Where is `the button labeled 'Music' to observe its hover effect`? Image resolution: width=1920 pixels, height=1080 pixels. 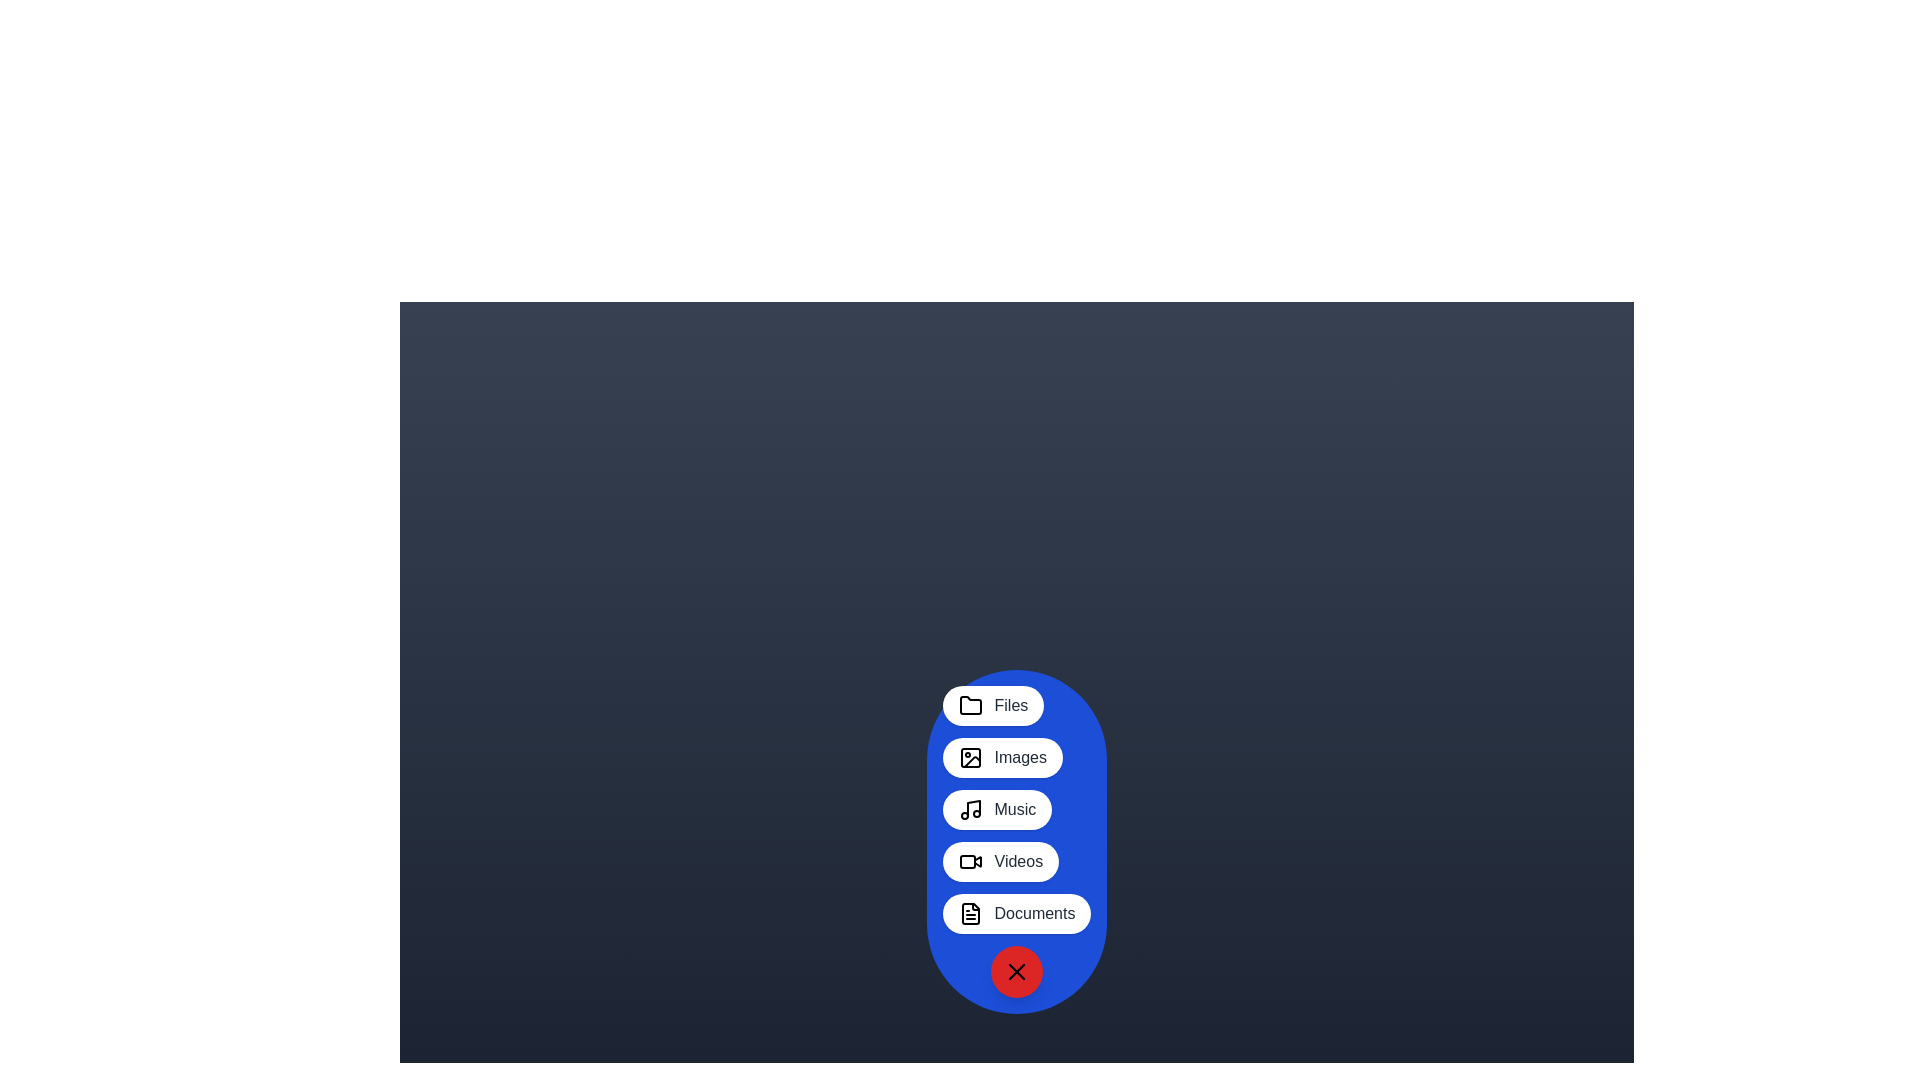 the button labeled 'Music' to observe its hover effect is located at coordinates (997, 810).